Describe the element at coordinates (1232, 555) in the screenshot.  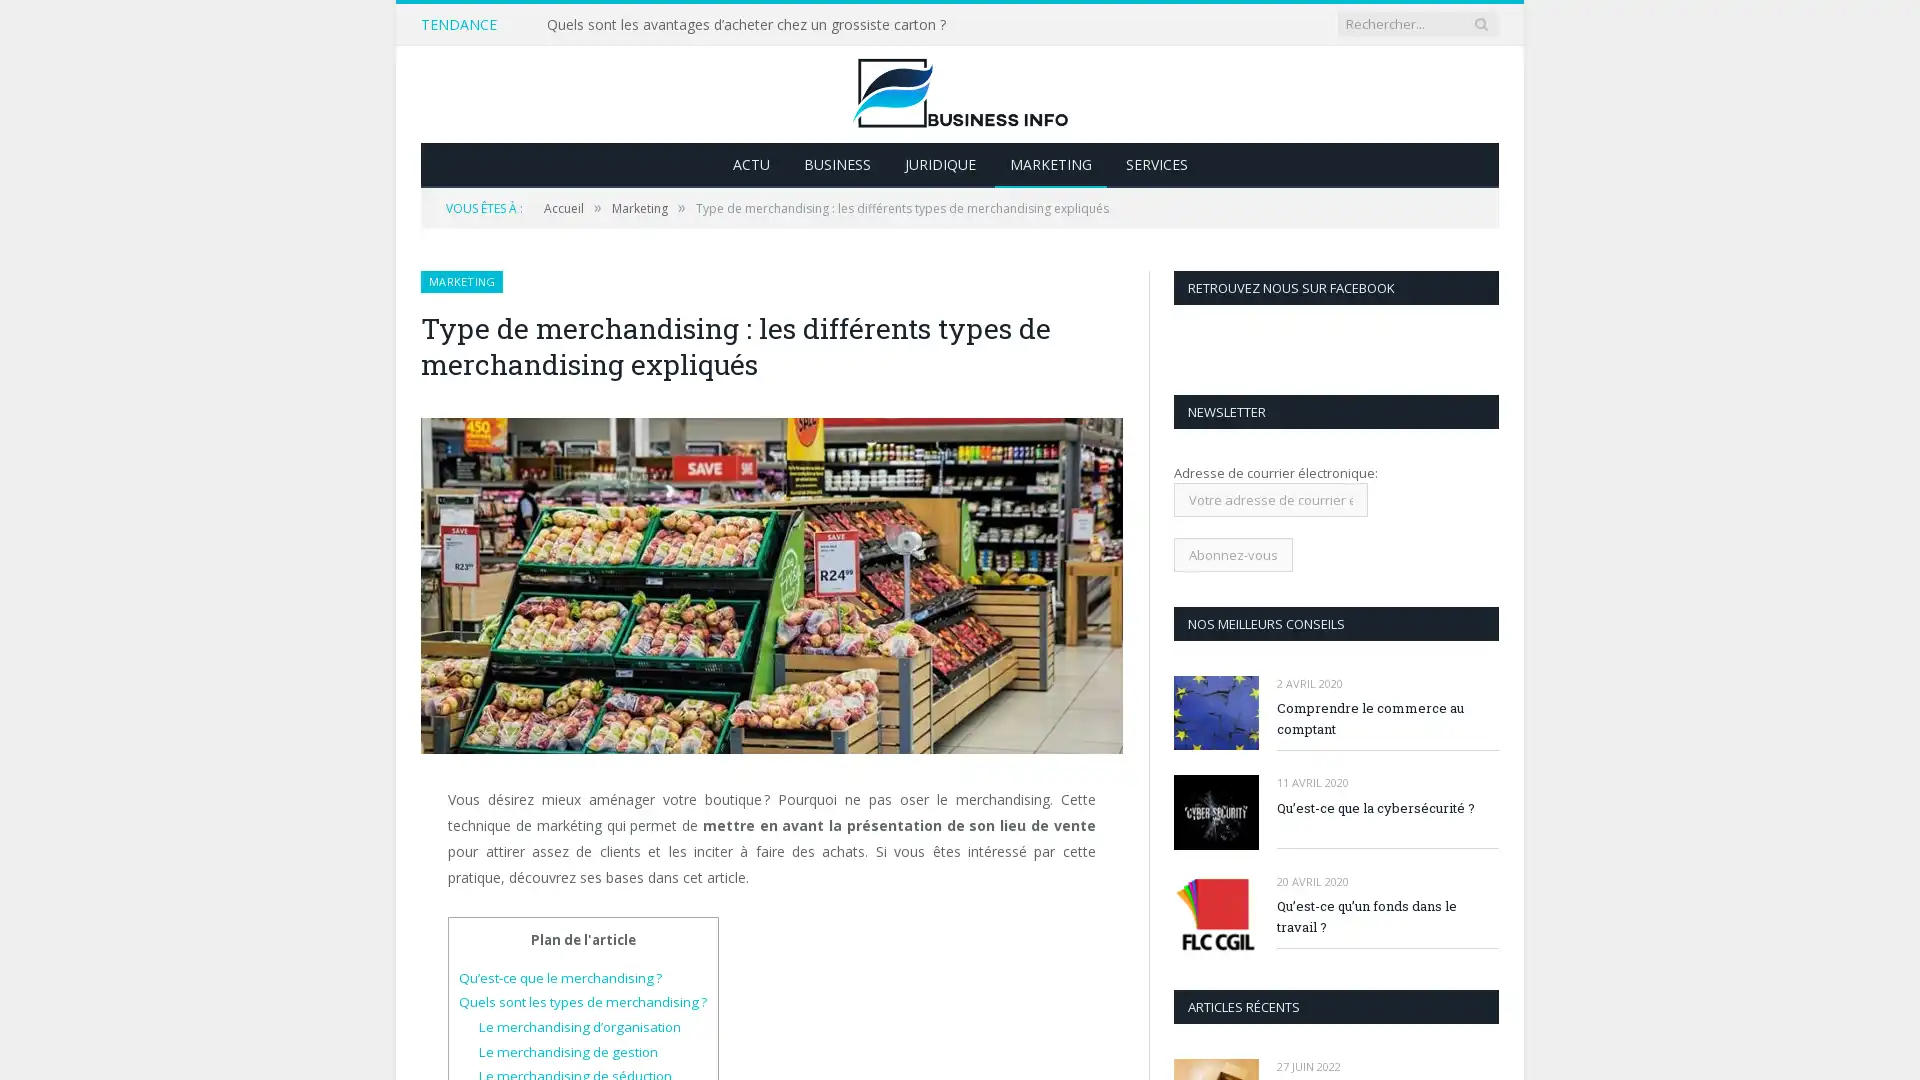
I see `Abonnez-vous` at that location.